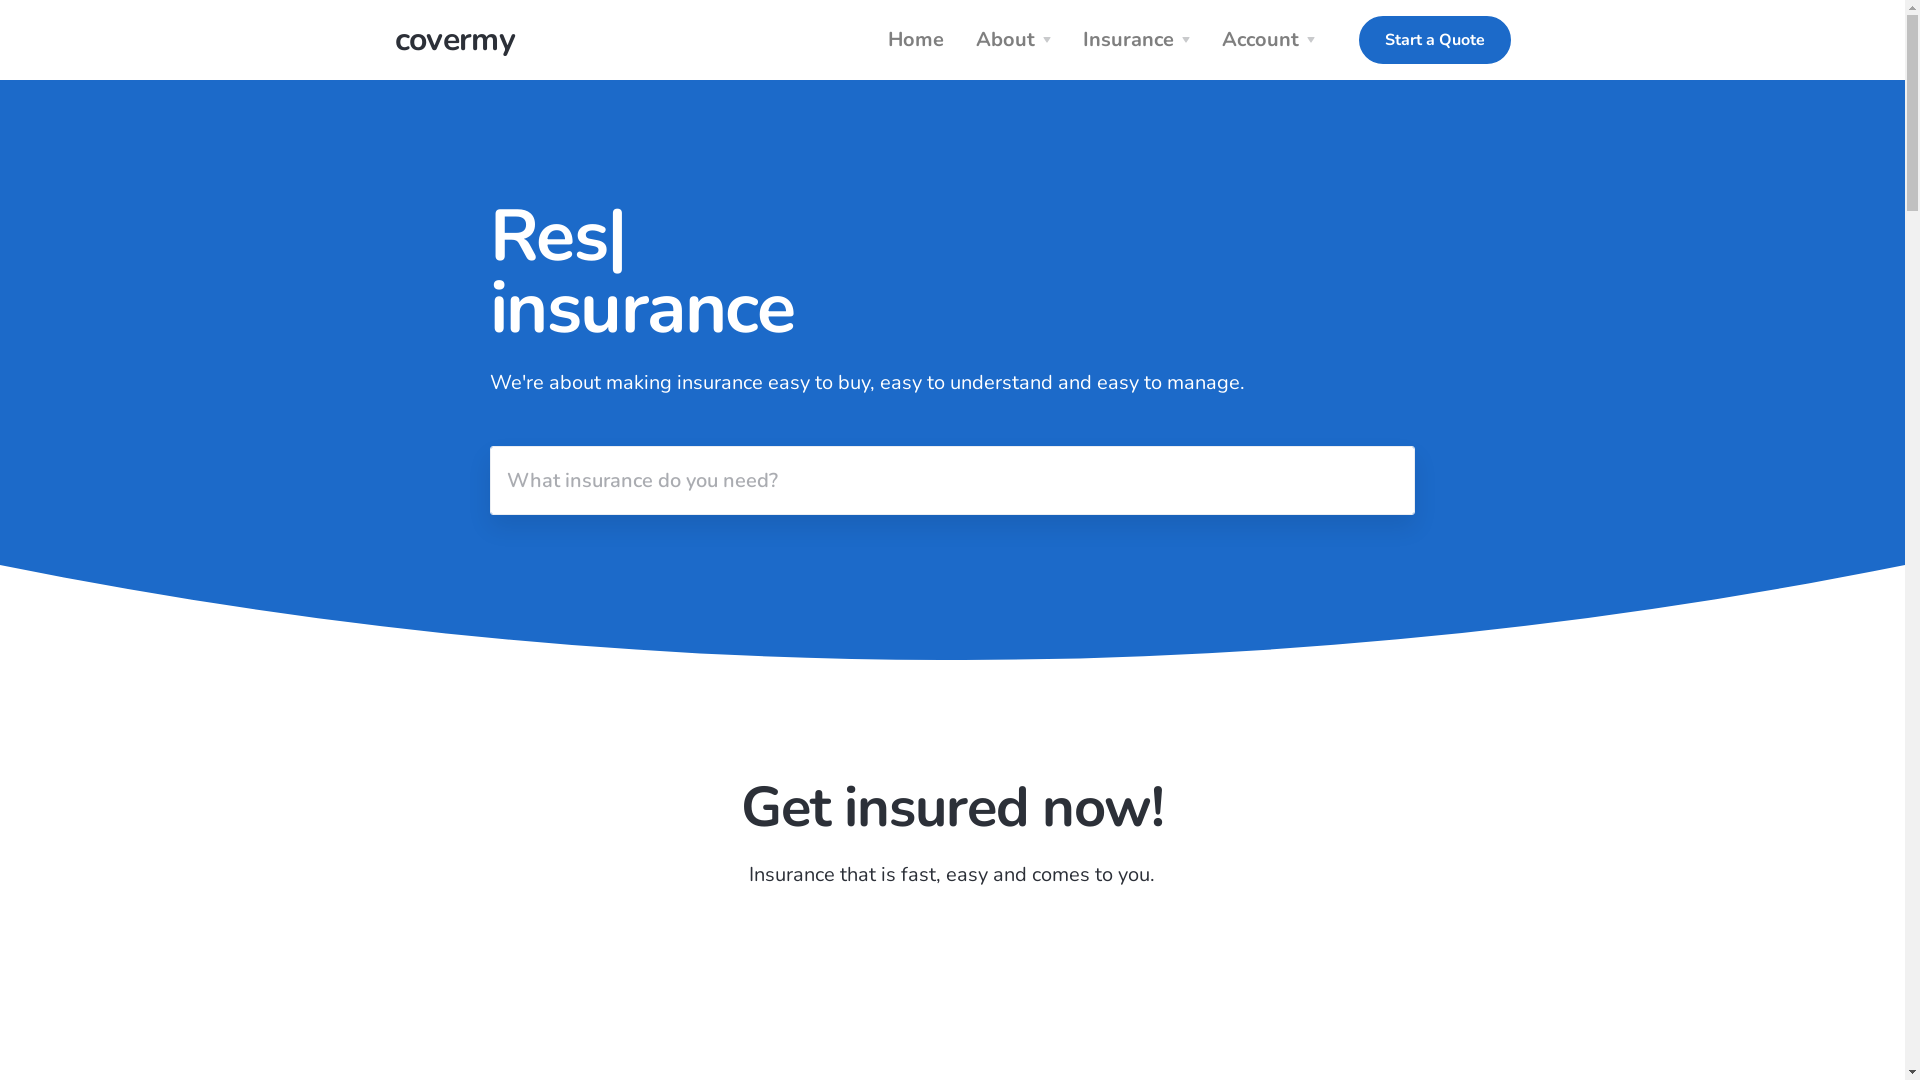 Image resolution: width=1920 pixels, height=1080 pixels. Describe the element at coordinates (915, 39) in the screenshot. I see `'Home'` at that location.